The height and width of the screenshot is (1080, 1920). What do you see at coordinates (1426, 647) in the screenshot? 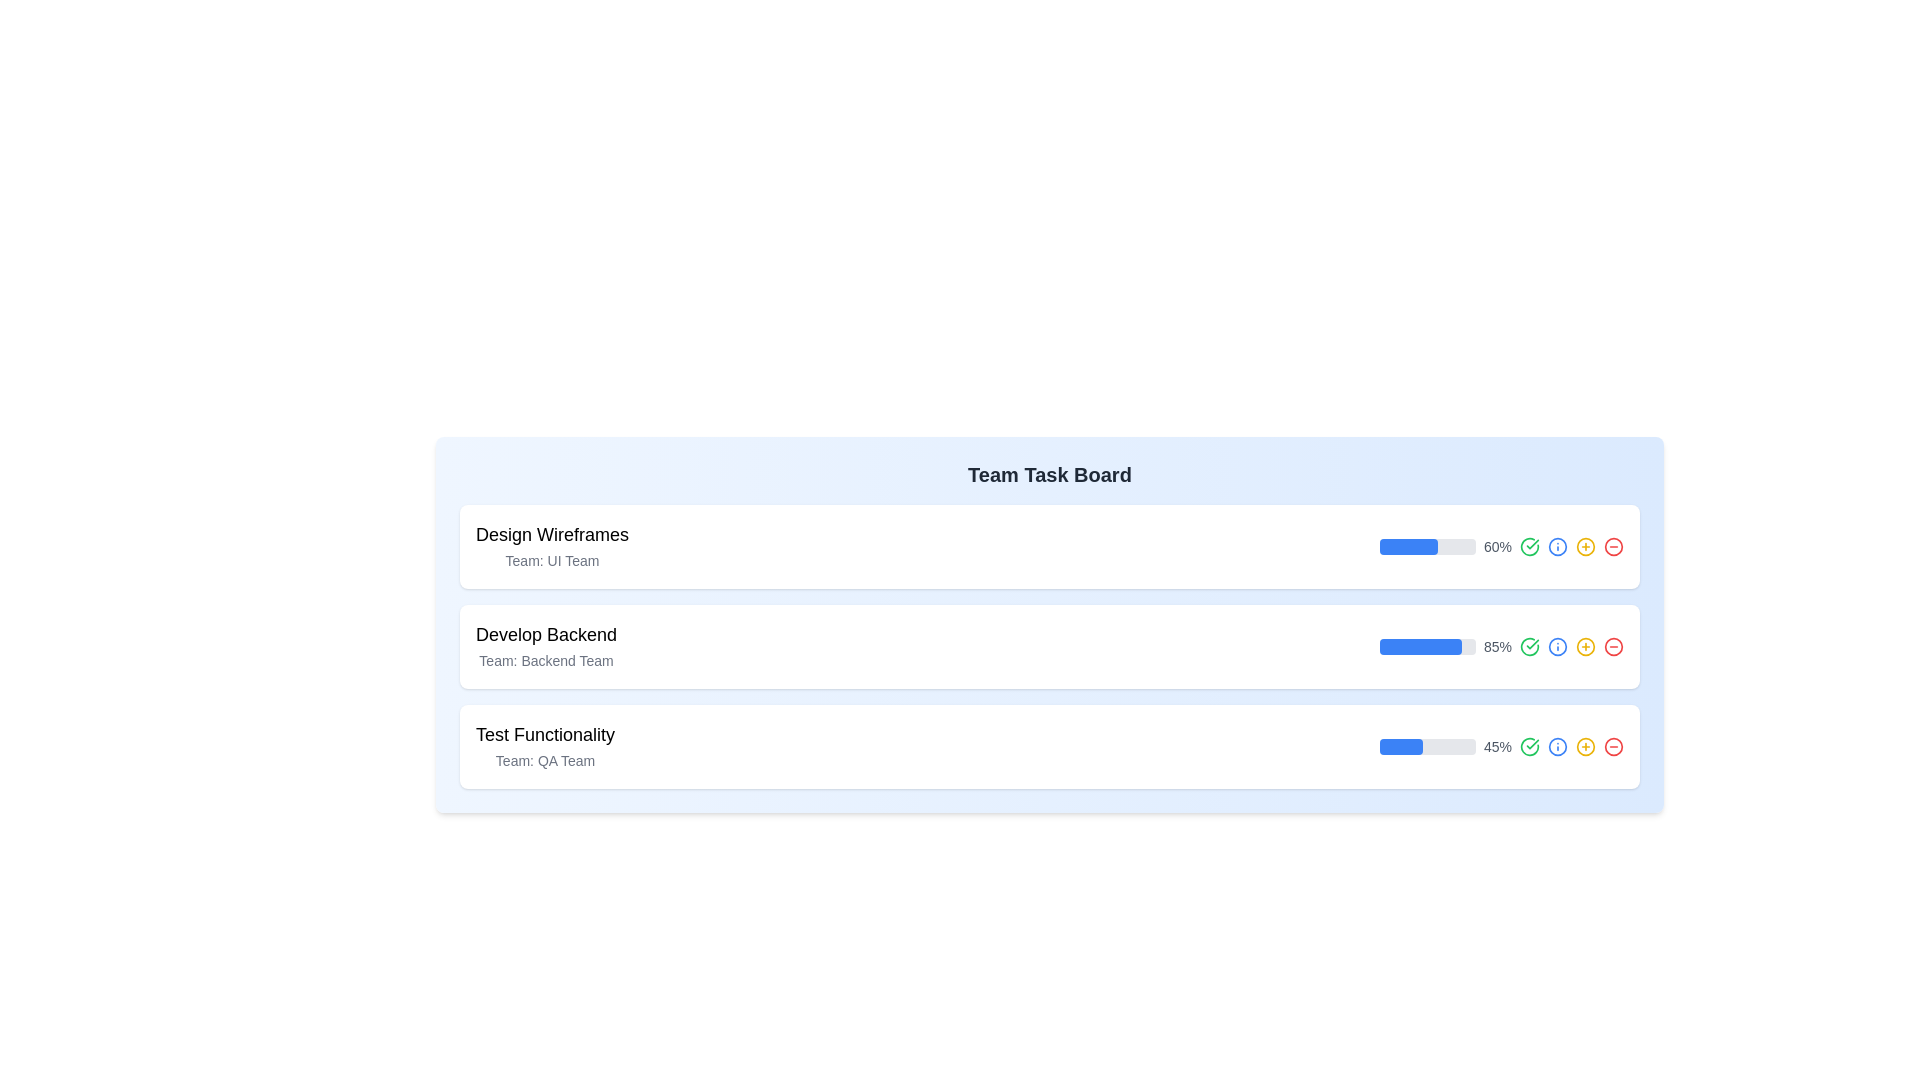
I see `the progress bar representing 85% completion for the task labeled 'Develop Backend', which is the second progress bar in the list` at bounding box center [1426, 647].